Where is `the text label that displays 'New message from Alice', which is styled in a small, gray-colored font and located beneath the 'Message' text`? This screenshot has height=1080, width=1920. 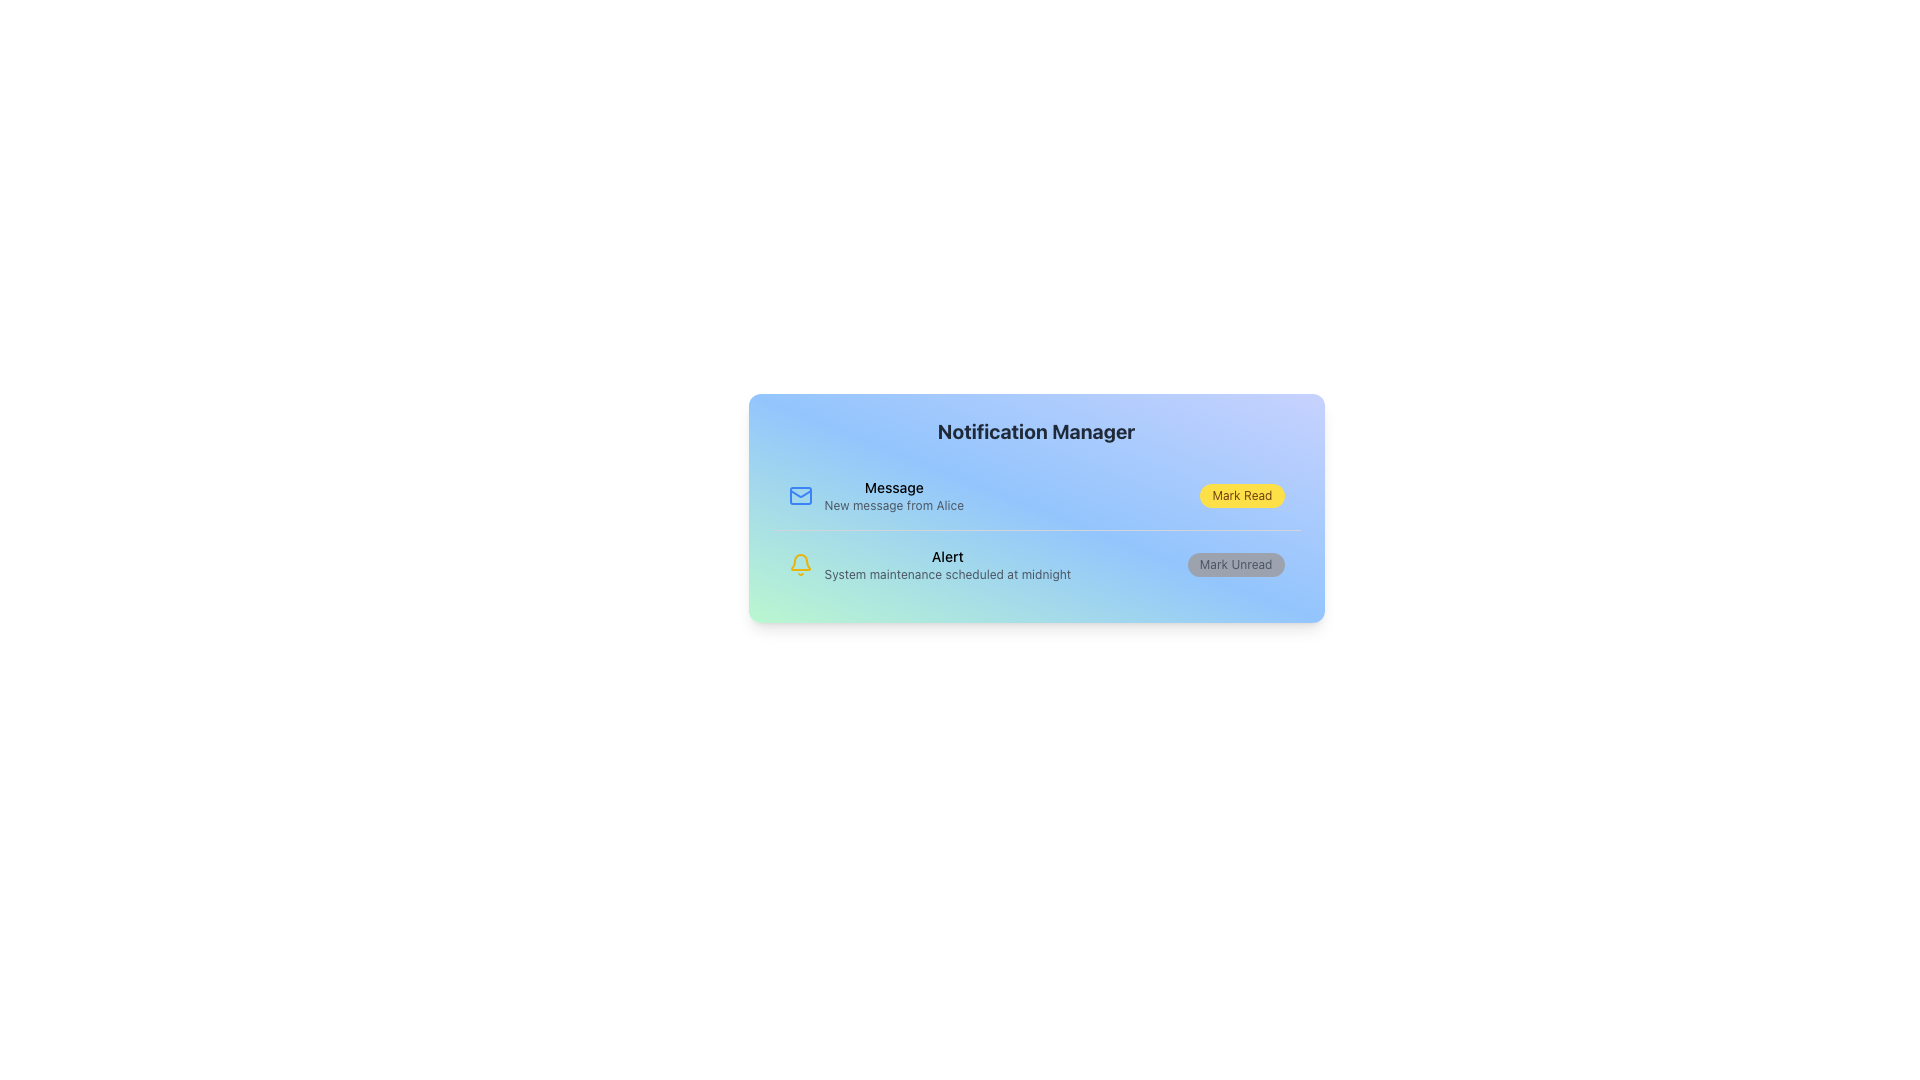 the text label that displays 'New message from Alice', which is styled in a small, gray-colored font and located beneath the 'Message' text is located at coordinates (893, 504).